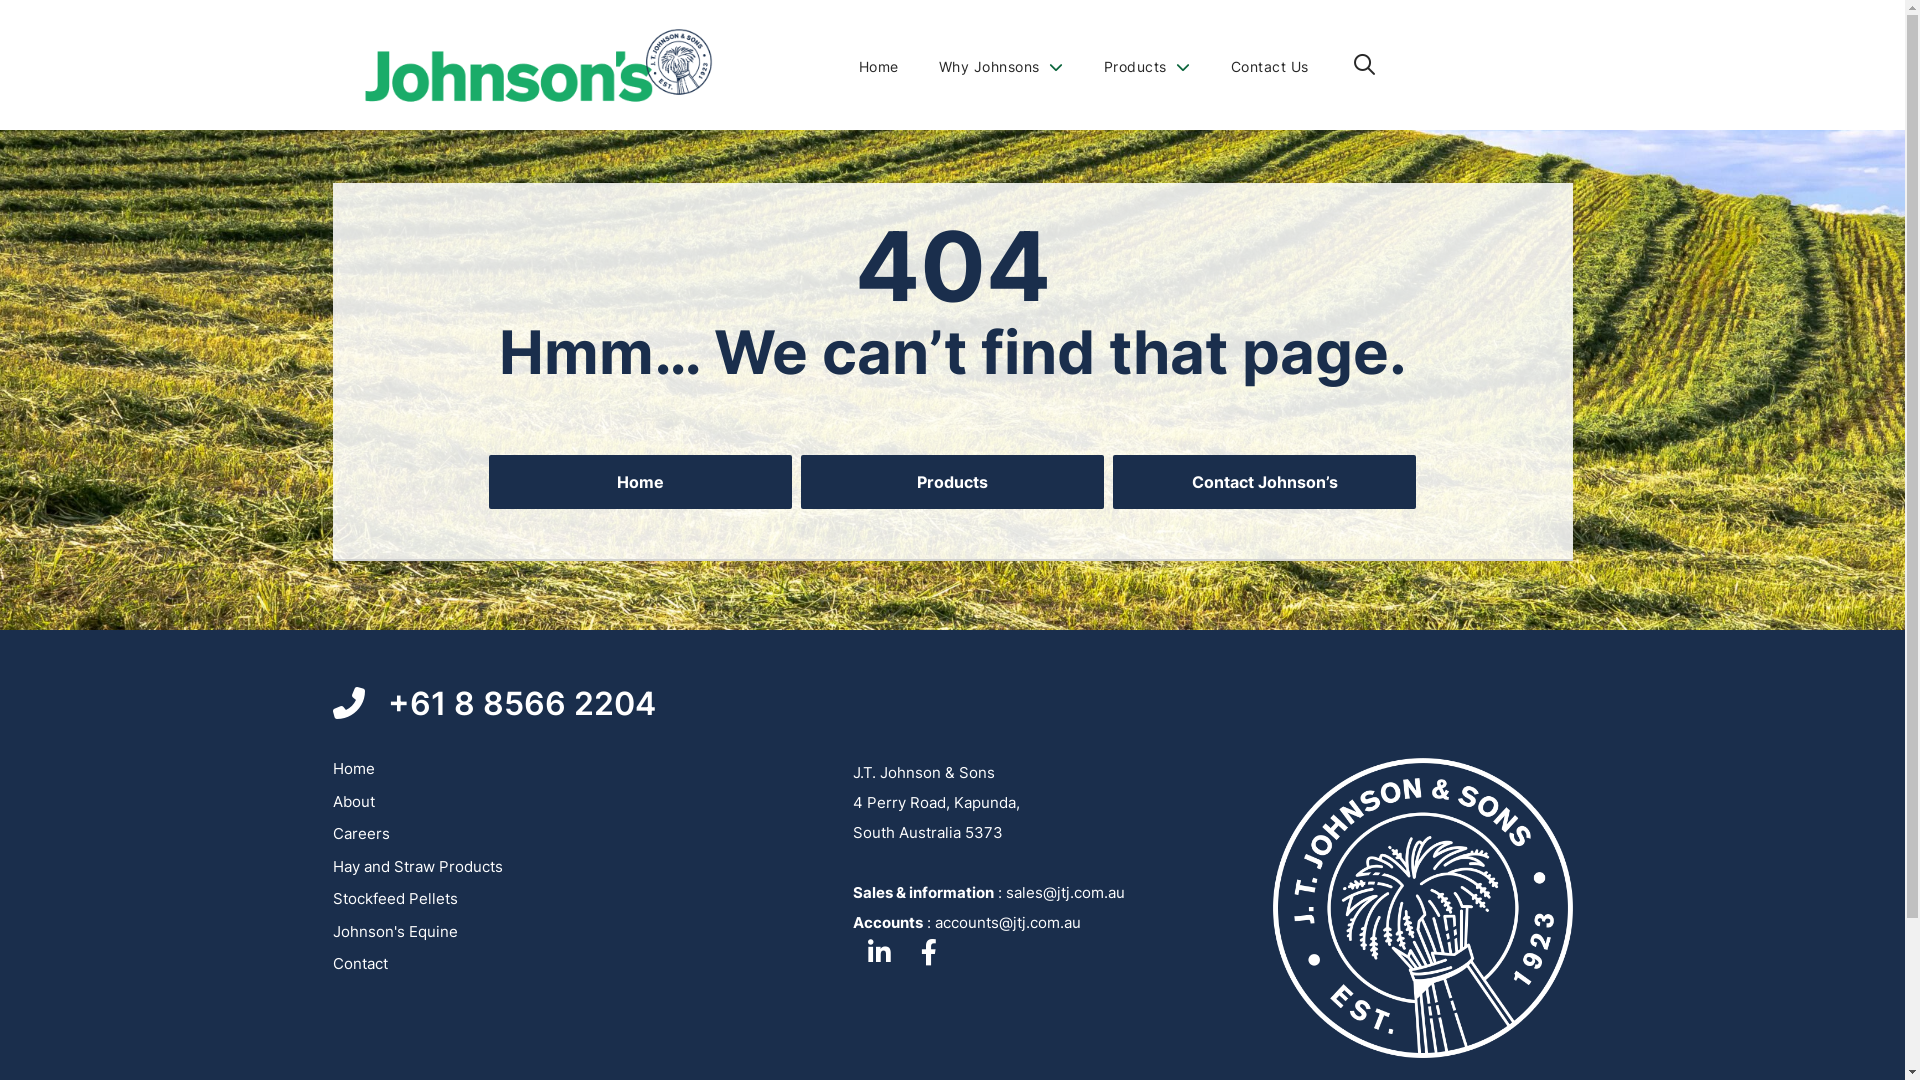 This screenshot has height=1080, width=1920. What do you see at coordinates (1000, 65) in the screenshot?
I see `'Why Johnsons'` at bounding box center [1000, 65].